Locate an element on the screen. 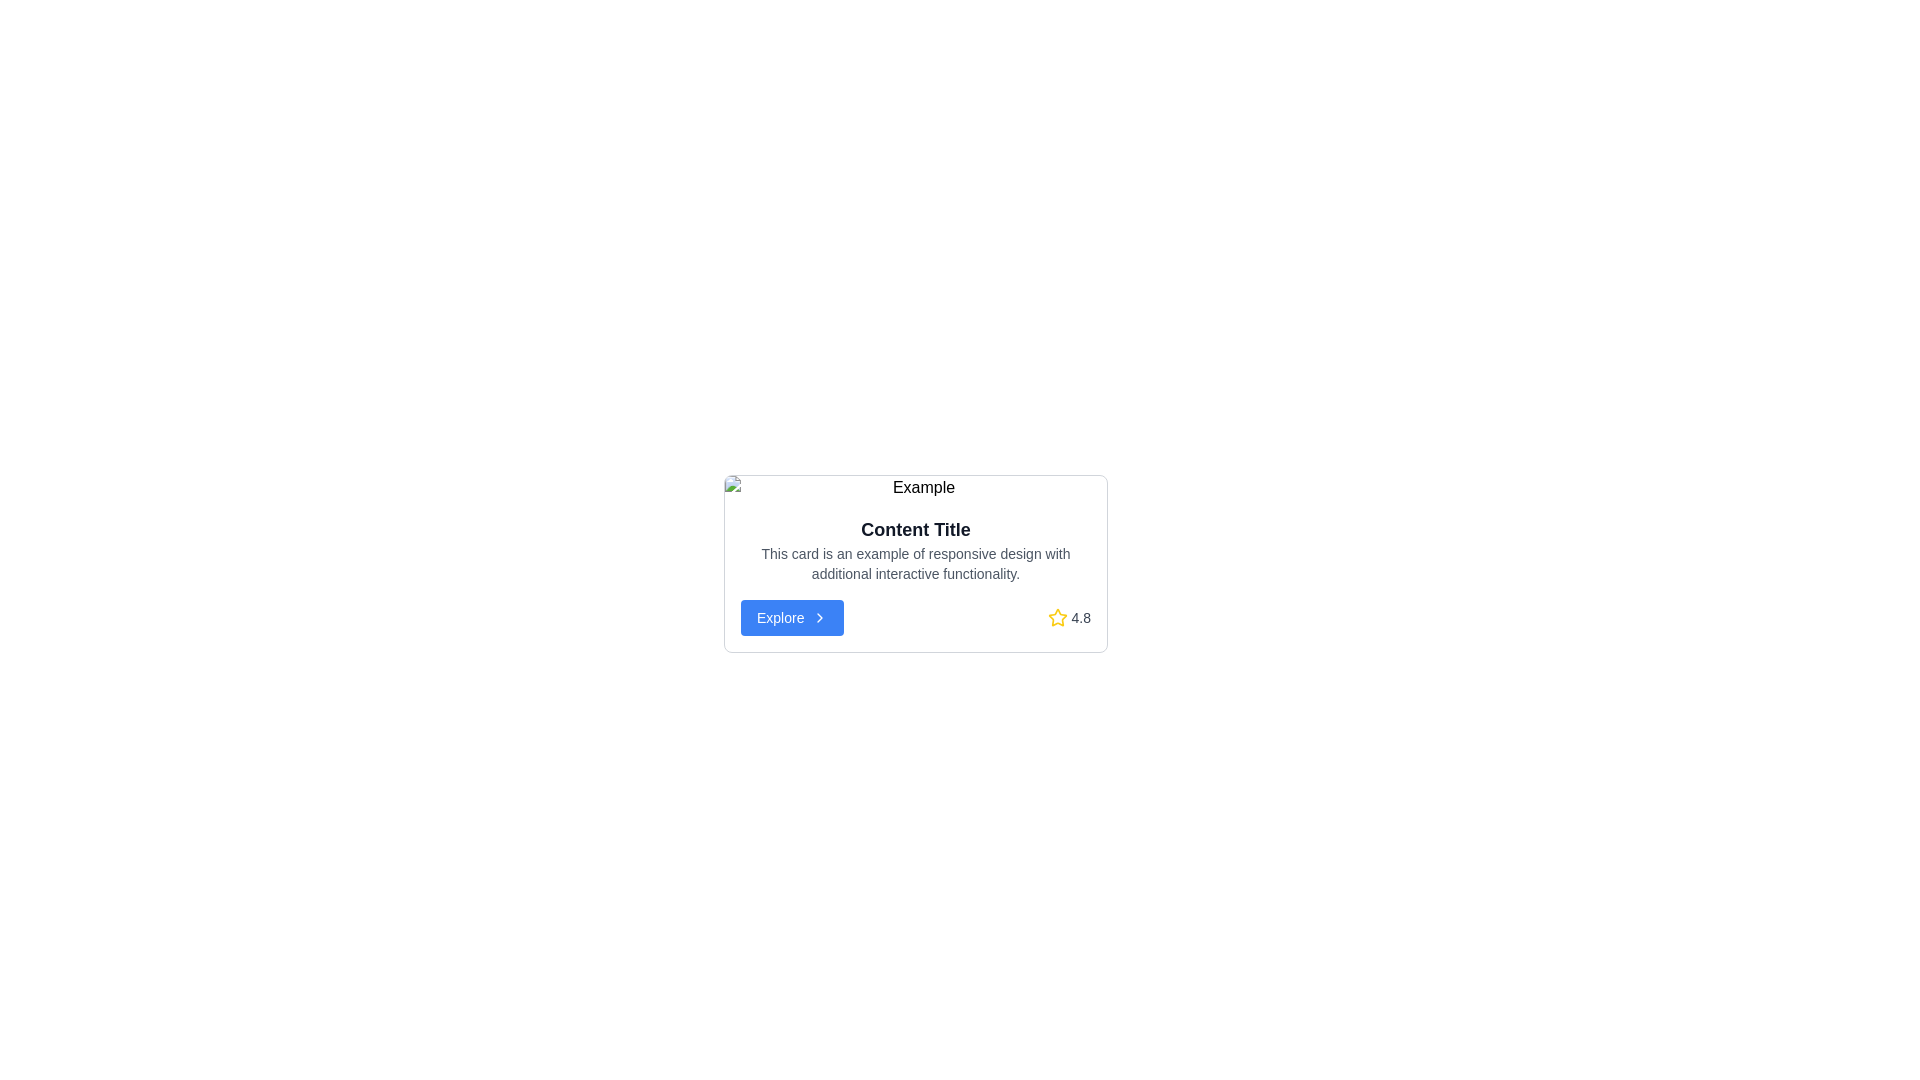  the small yellow star icon, which is outlined and styled in a modern design, located towards the bottom-right corner of the card interface is located at coordinates (1056, 616).